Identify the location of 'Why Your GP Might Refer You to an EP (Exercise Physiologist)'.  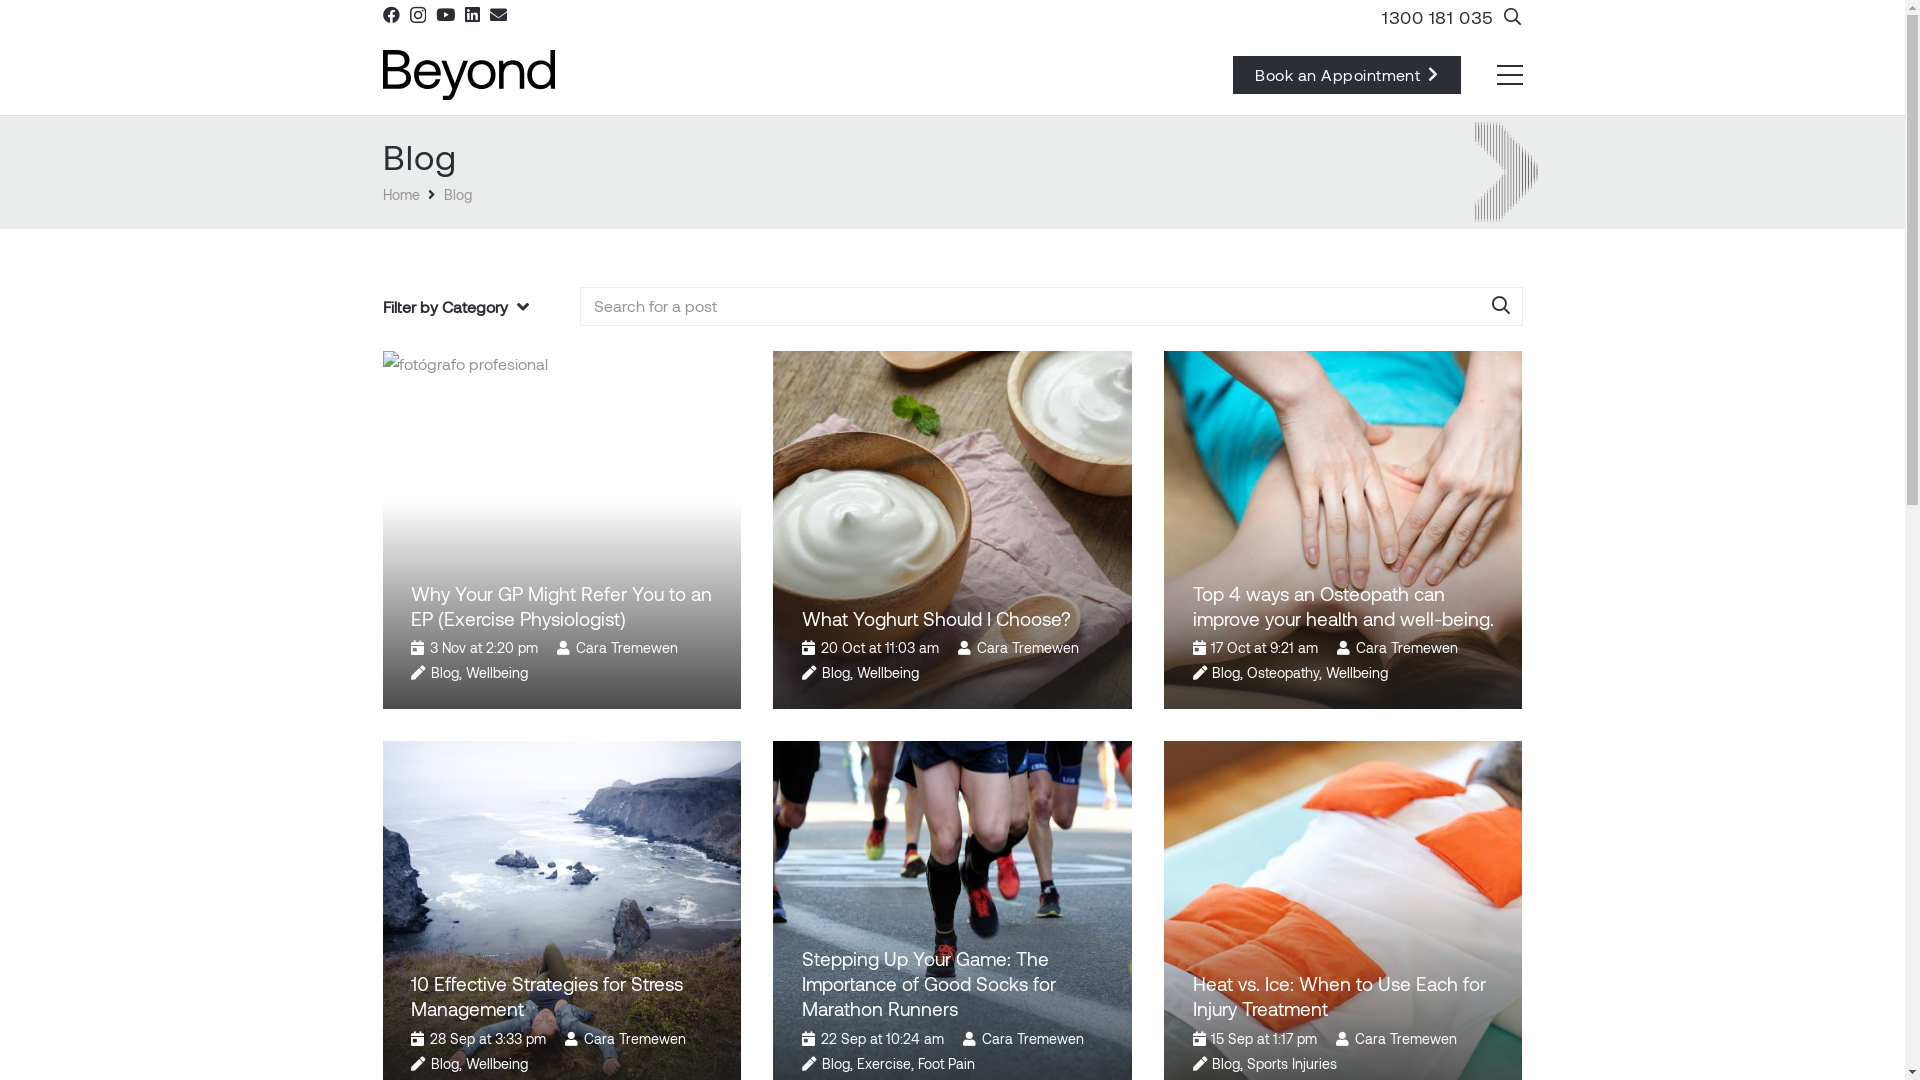
(560, 604).